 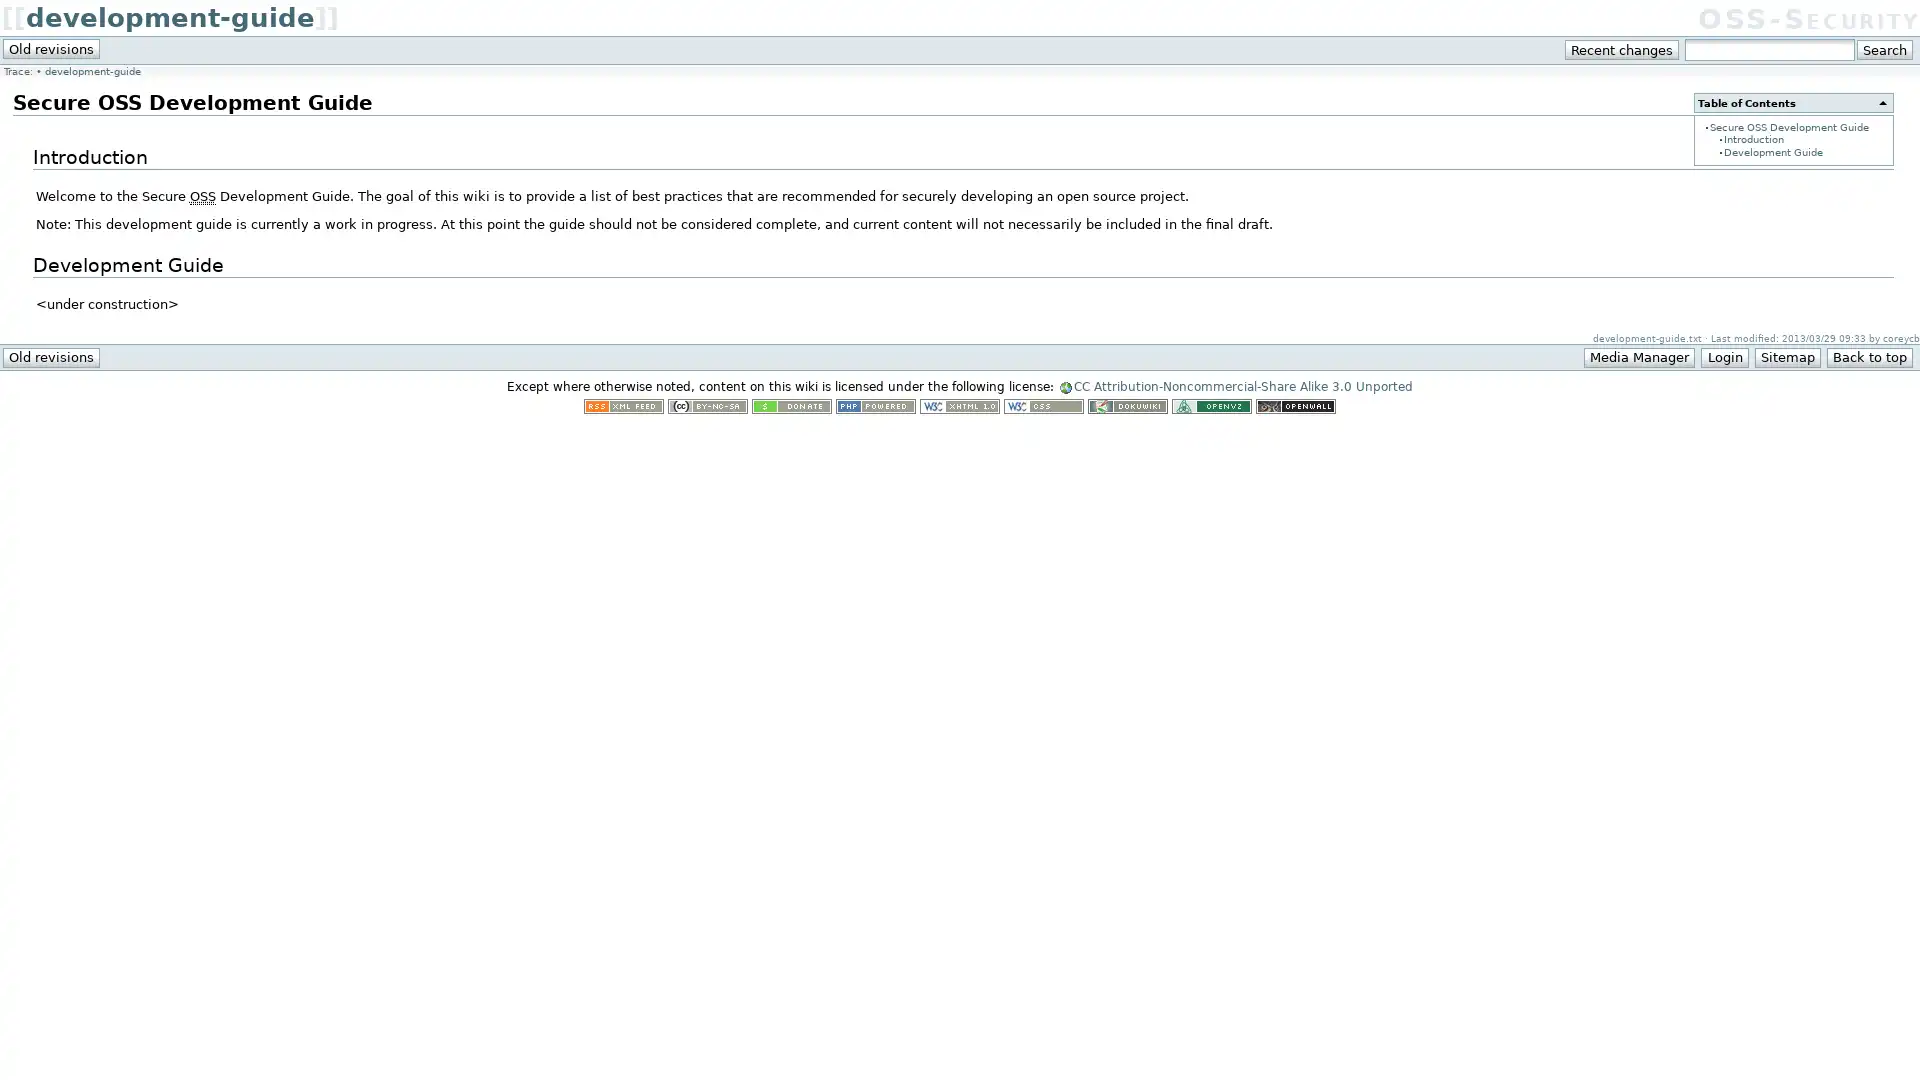 What do you see at coordinates (1622, 49) in the screenshot?
I see `Recent changes` at bounding box center [1622, 49].